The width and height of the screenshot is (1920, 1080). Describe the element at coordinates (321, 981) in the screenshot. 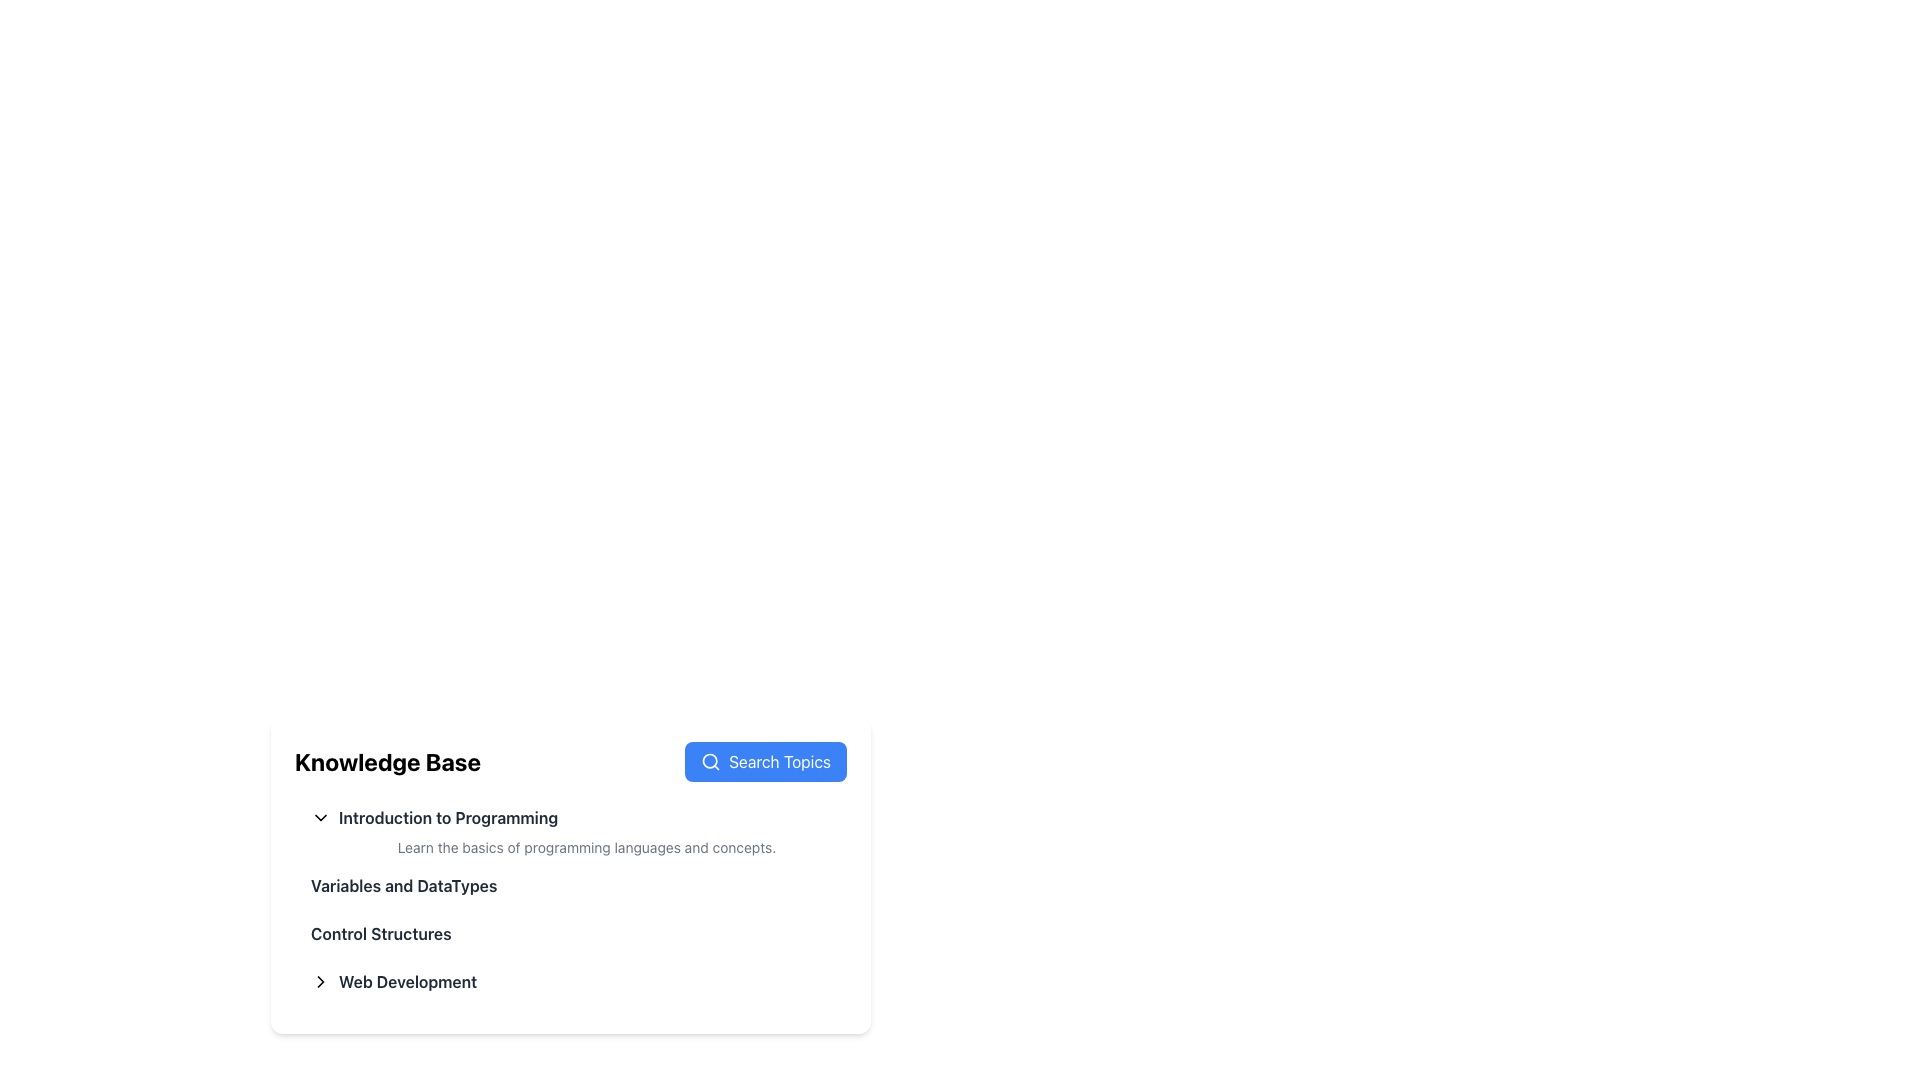

I see `the expandable icon next to 'Control Structures' in the 'Knowledge Base' section` at that location.